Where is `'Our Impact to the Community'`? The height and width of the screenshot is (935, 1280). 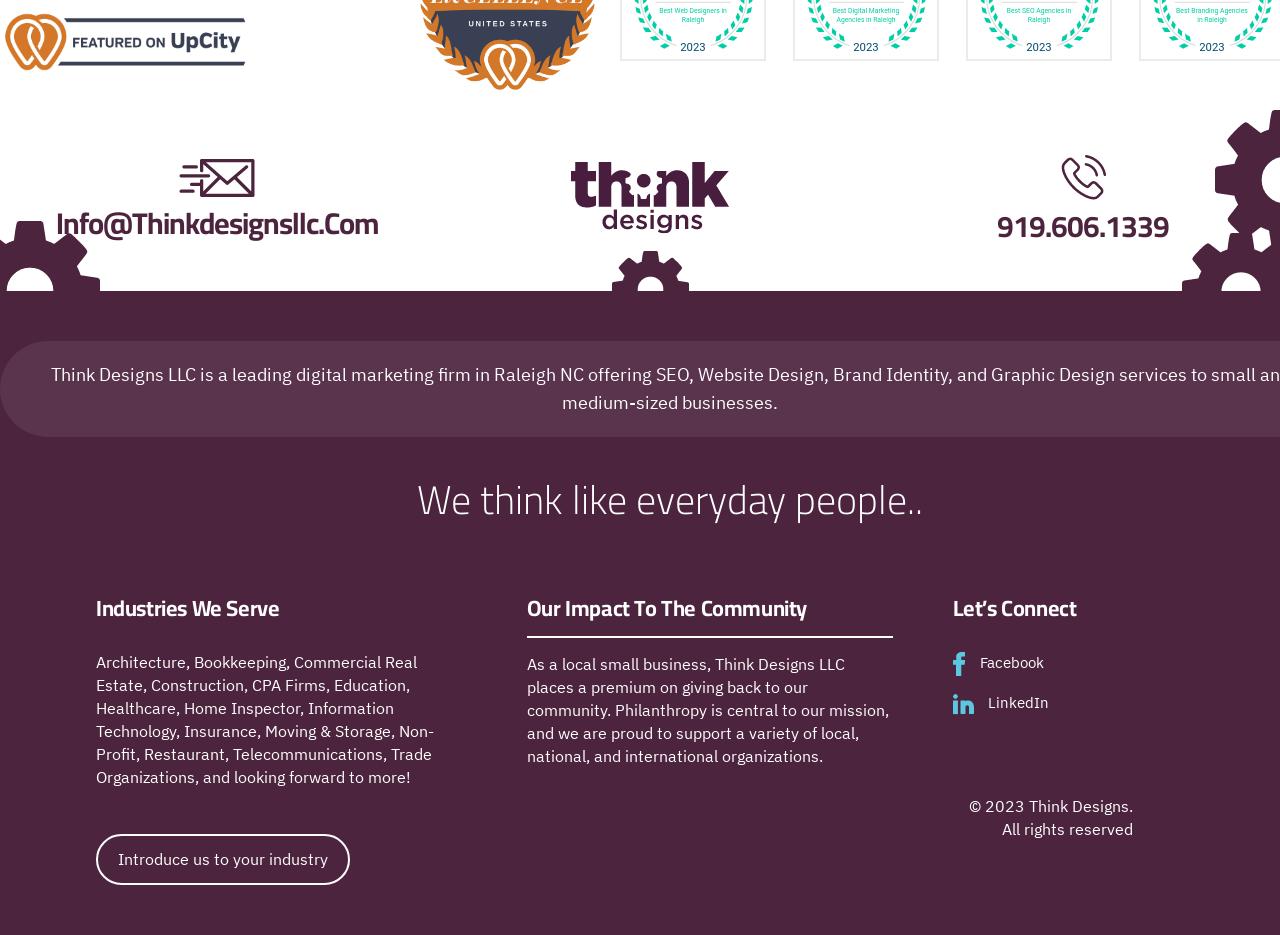 'Our Impact to the Community' is located at coordinates (666, 607).